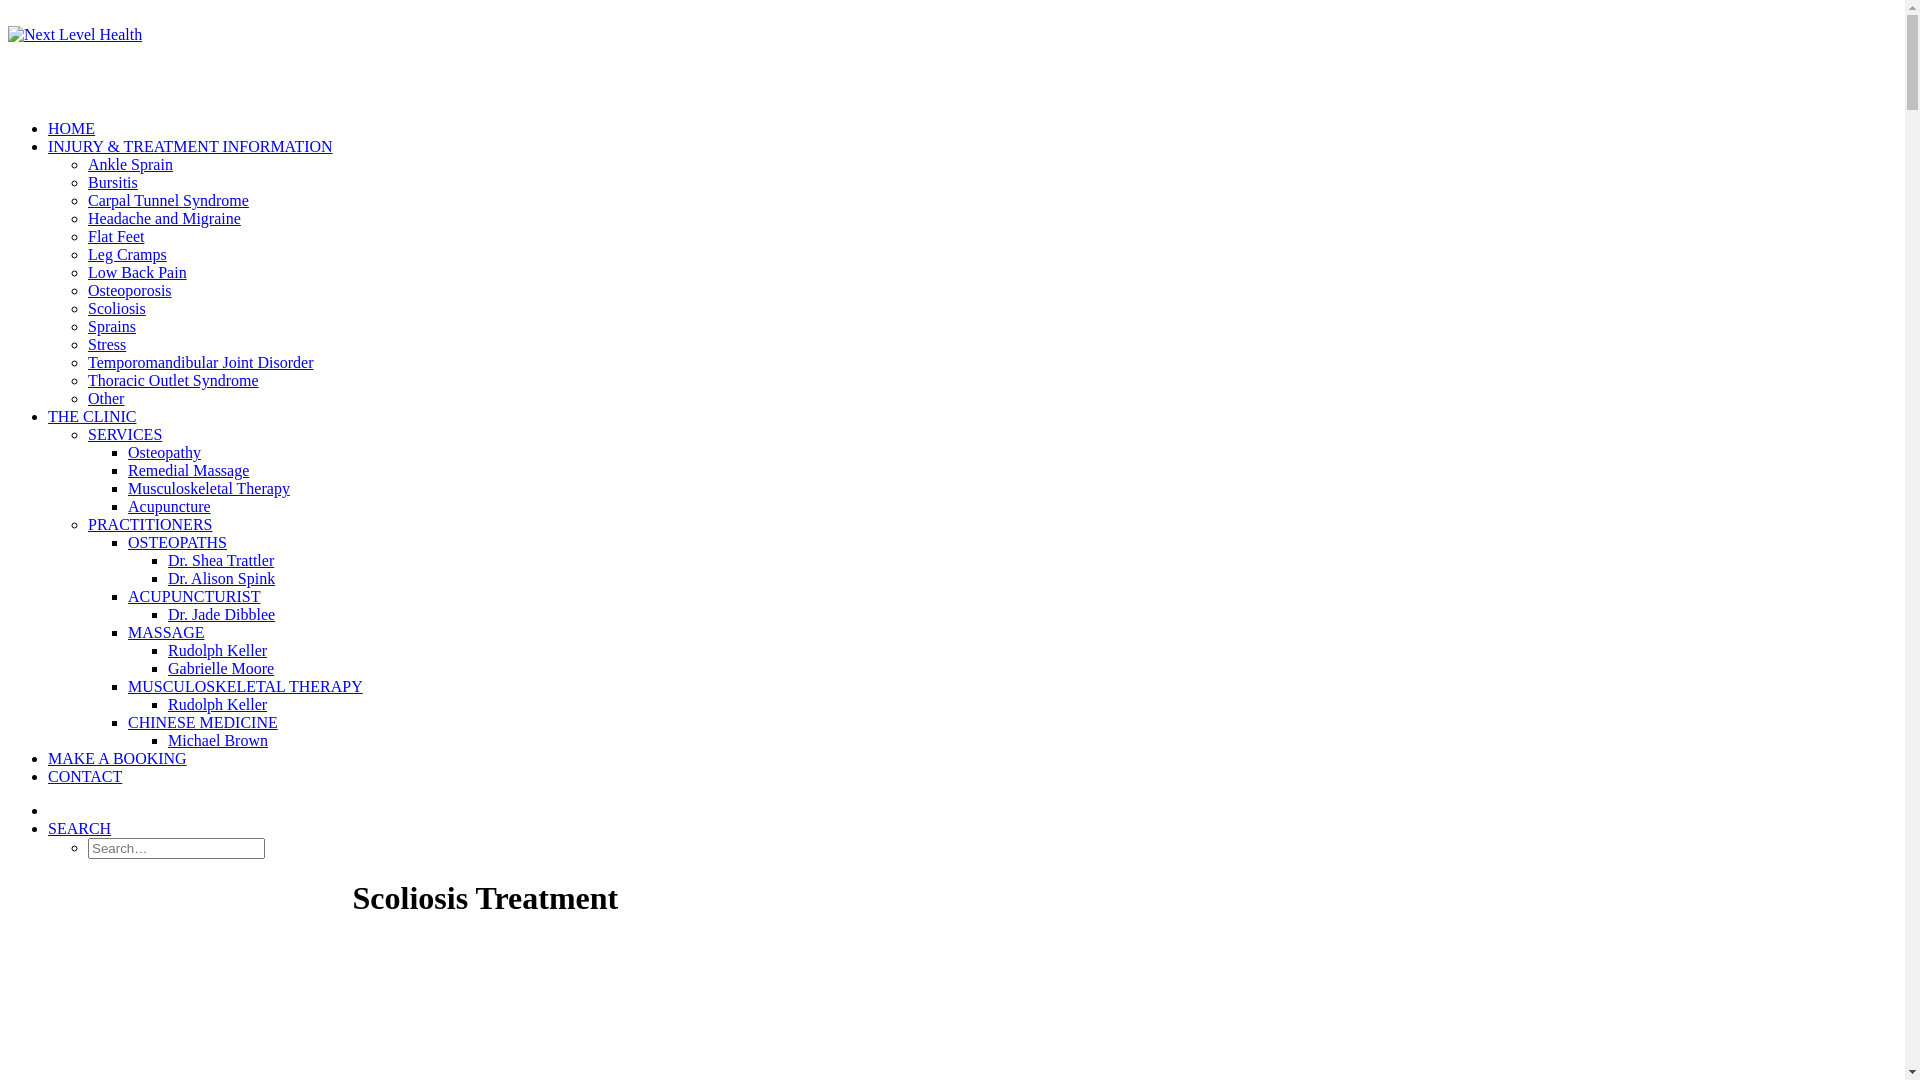 Image resolution: width=1920 pixels, height=1080 pixels. I want to click on 'Osteoporosis', so click(128, 290).